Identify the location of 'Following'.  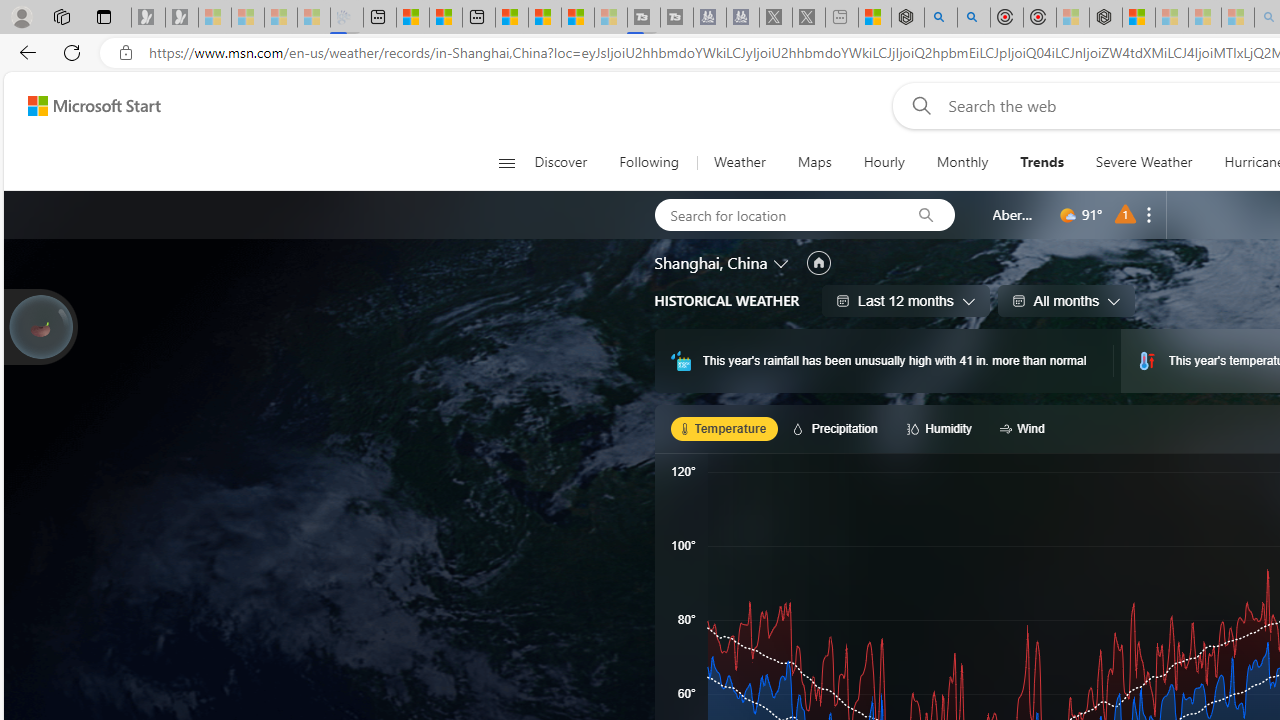
(648, 162).